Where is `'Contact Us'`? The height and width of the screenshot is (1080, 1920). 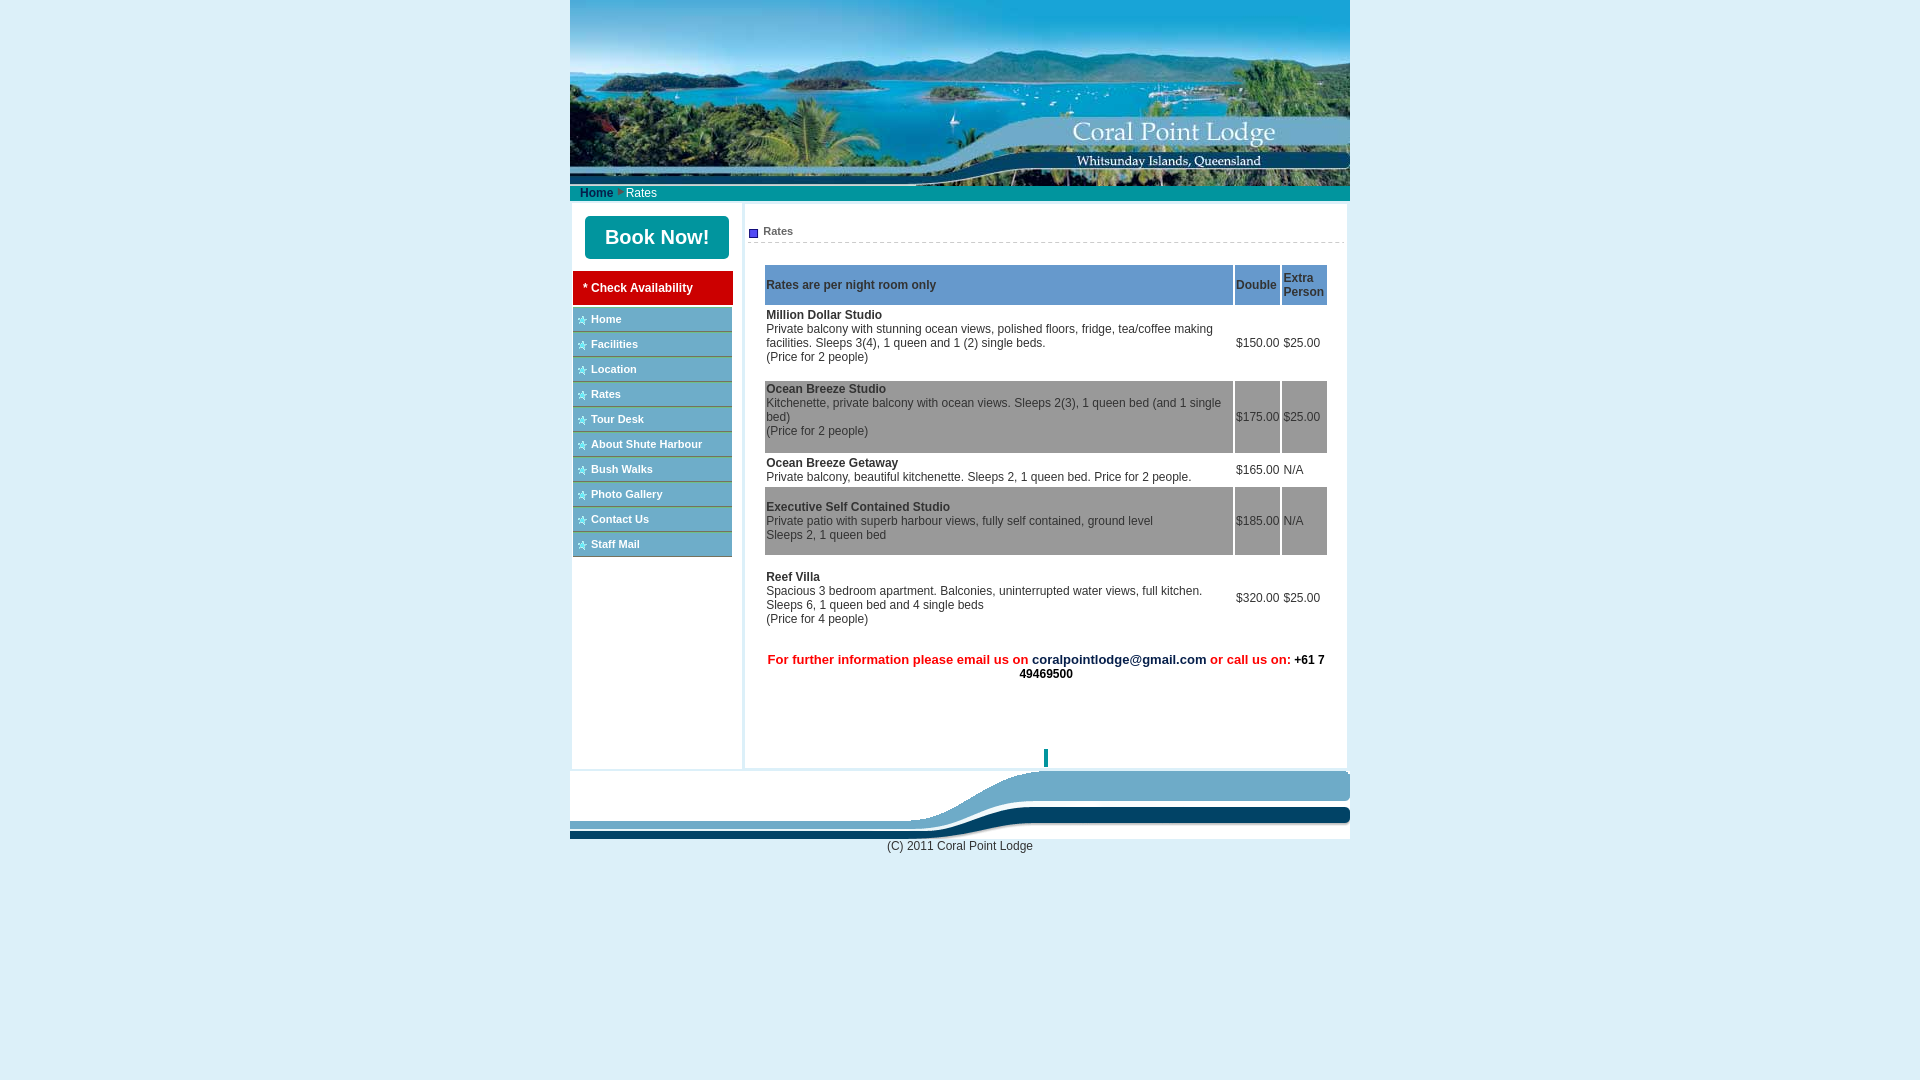
'Contact Us' is located at coordinates (589, 518).